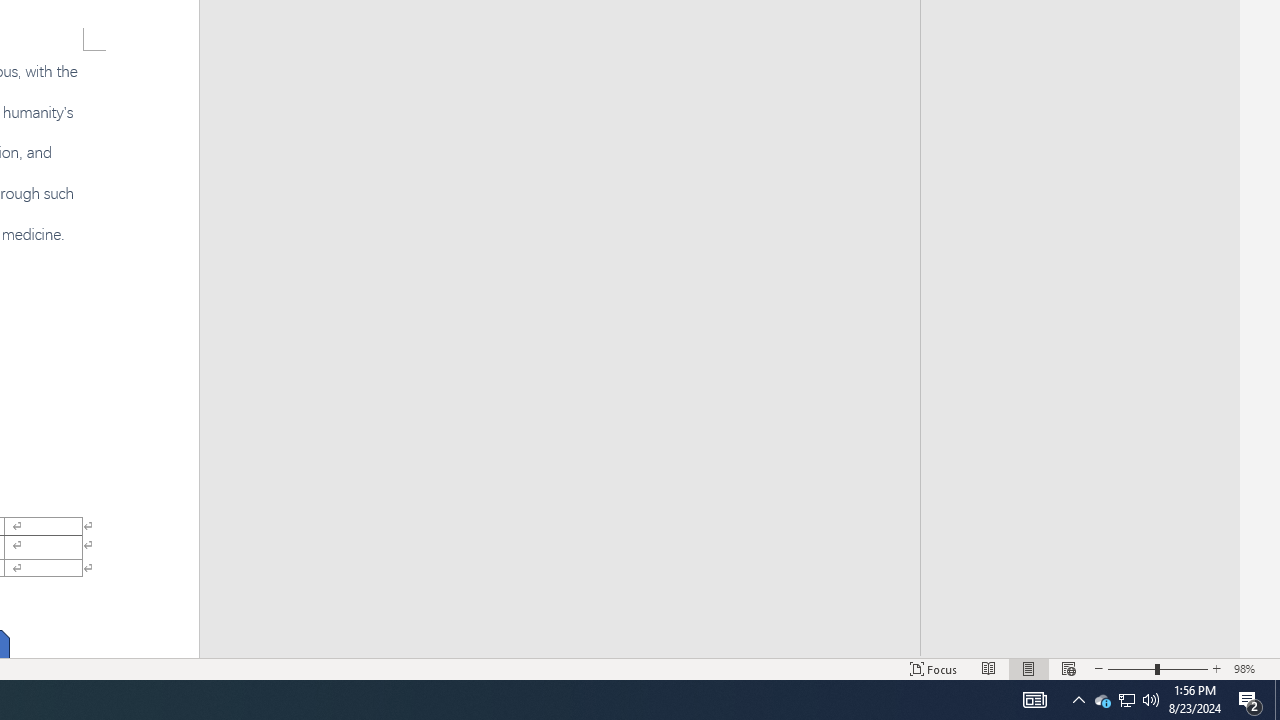 This screenshot has height=720, width=1280. Describe the element at coordinates (1029, 669) in the screenshot. I see `'Print Layout'` at that location.